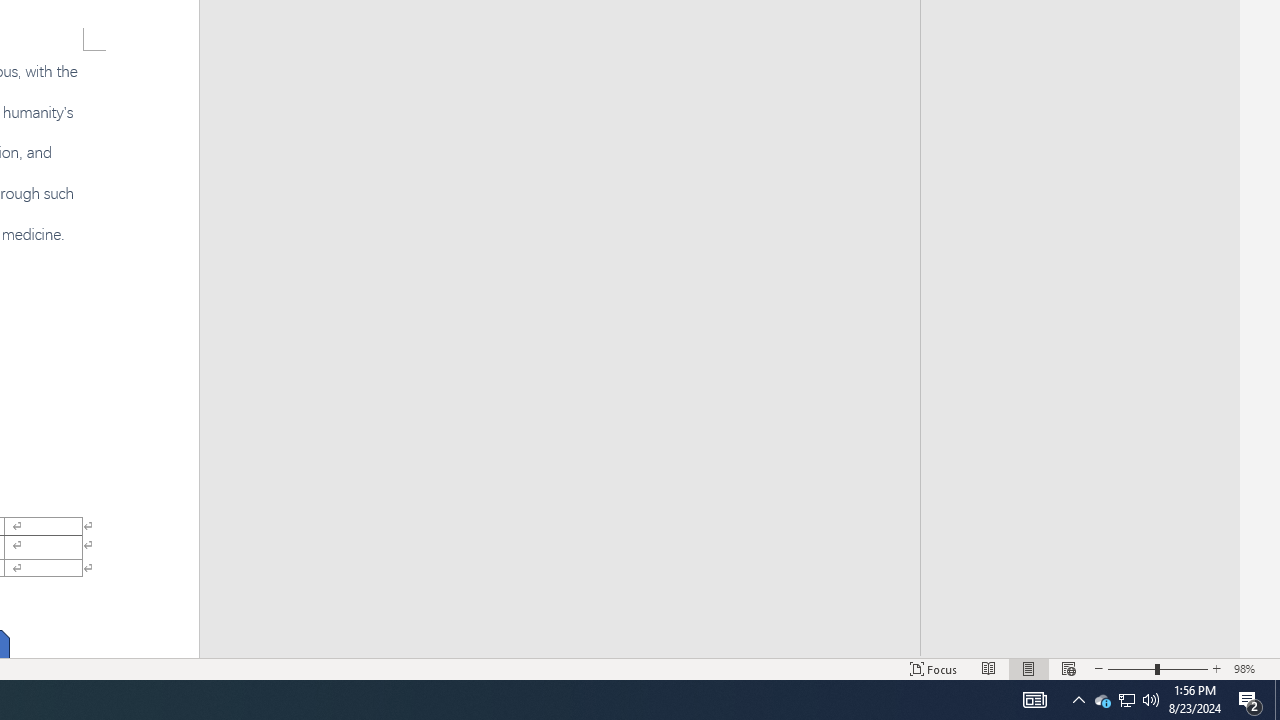 This screenshot has height=720, width=1280. Describe the element at coordinates (1029, 669) in the screenshot. I see `'Print Layout'` at that location.